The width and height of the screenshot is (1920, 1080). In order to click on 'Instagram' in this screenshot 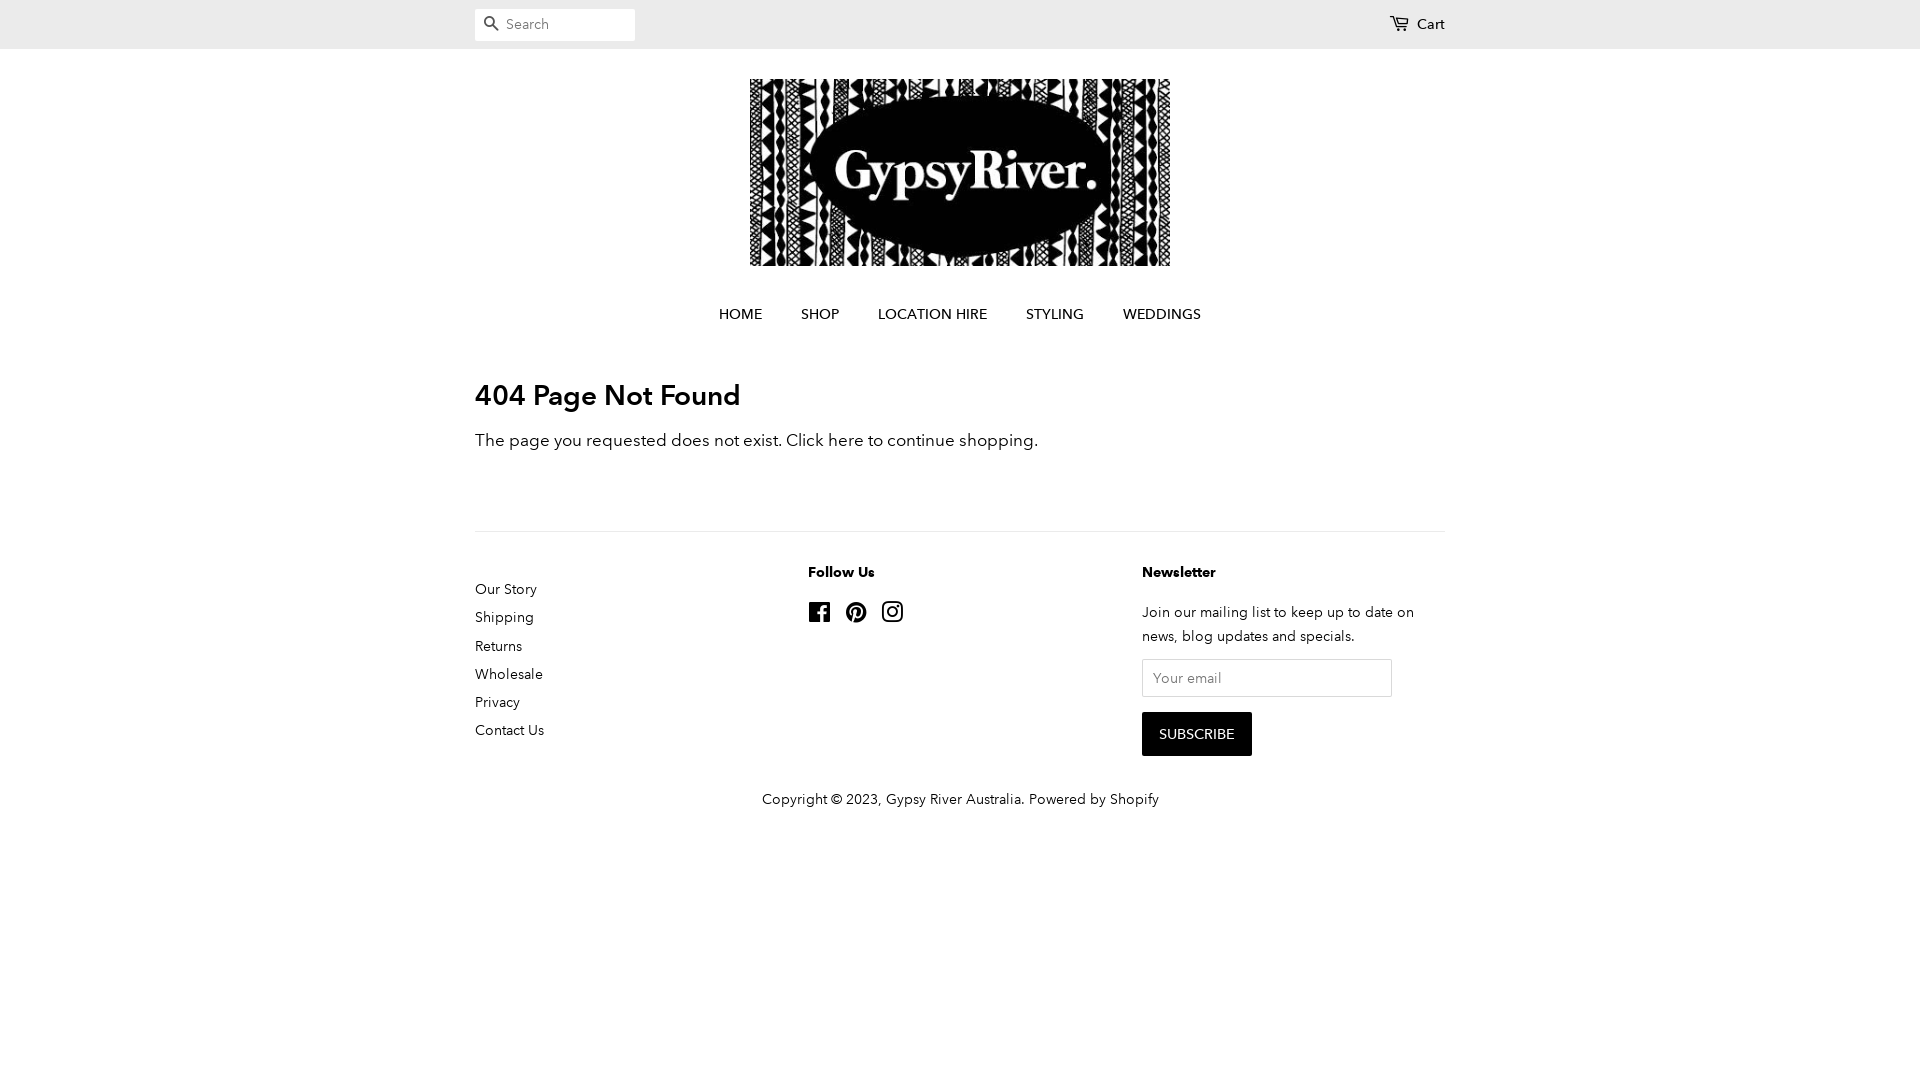, I will do `click(891, 615)`.